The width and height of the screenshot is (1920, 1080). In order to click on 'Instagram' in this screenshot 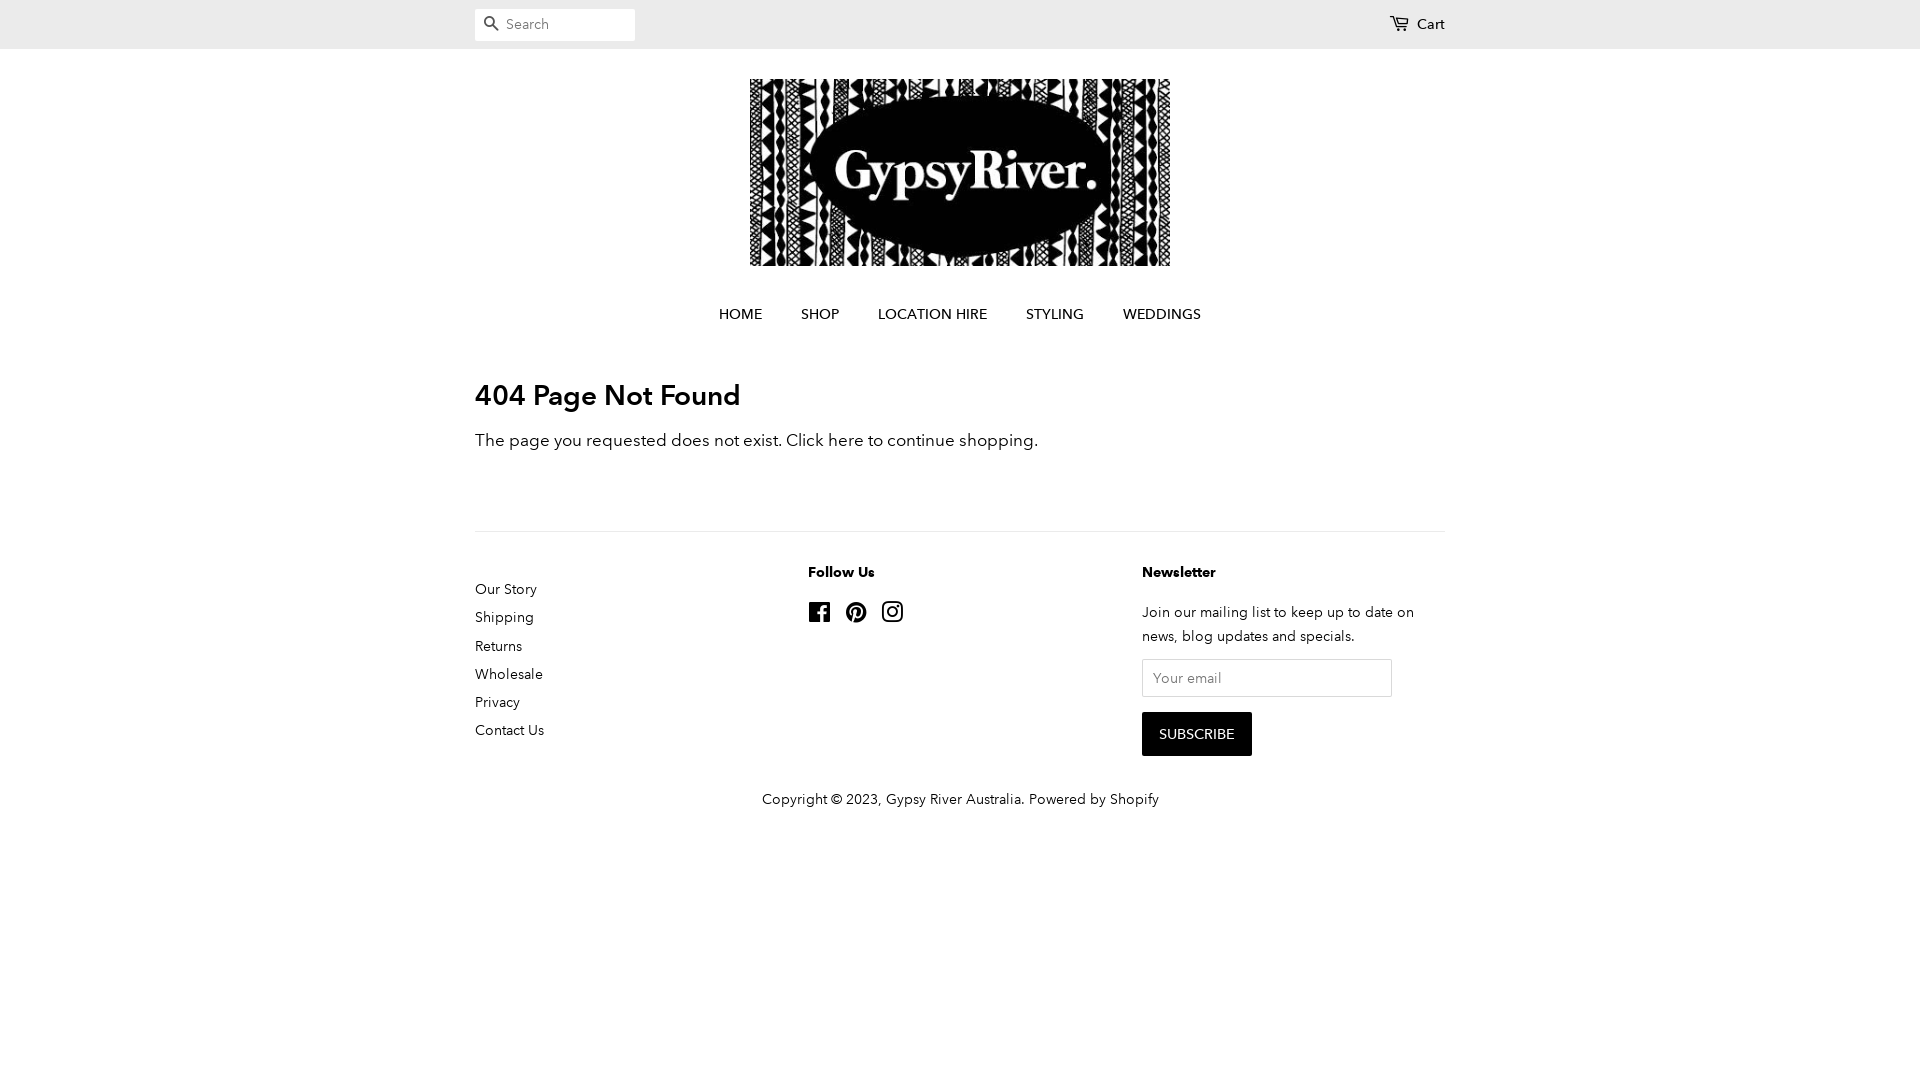, I will do `click(891, 615)`.